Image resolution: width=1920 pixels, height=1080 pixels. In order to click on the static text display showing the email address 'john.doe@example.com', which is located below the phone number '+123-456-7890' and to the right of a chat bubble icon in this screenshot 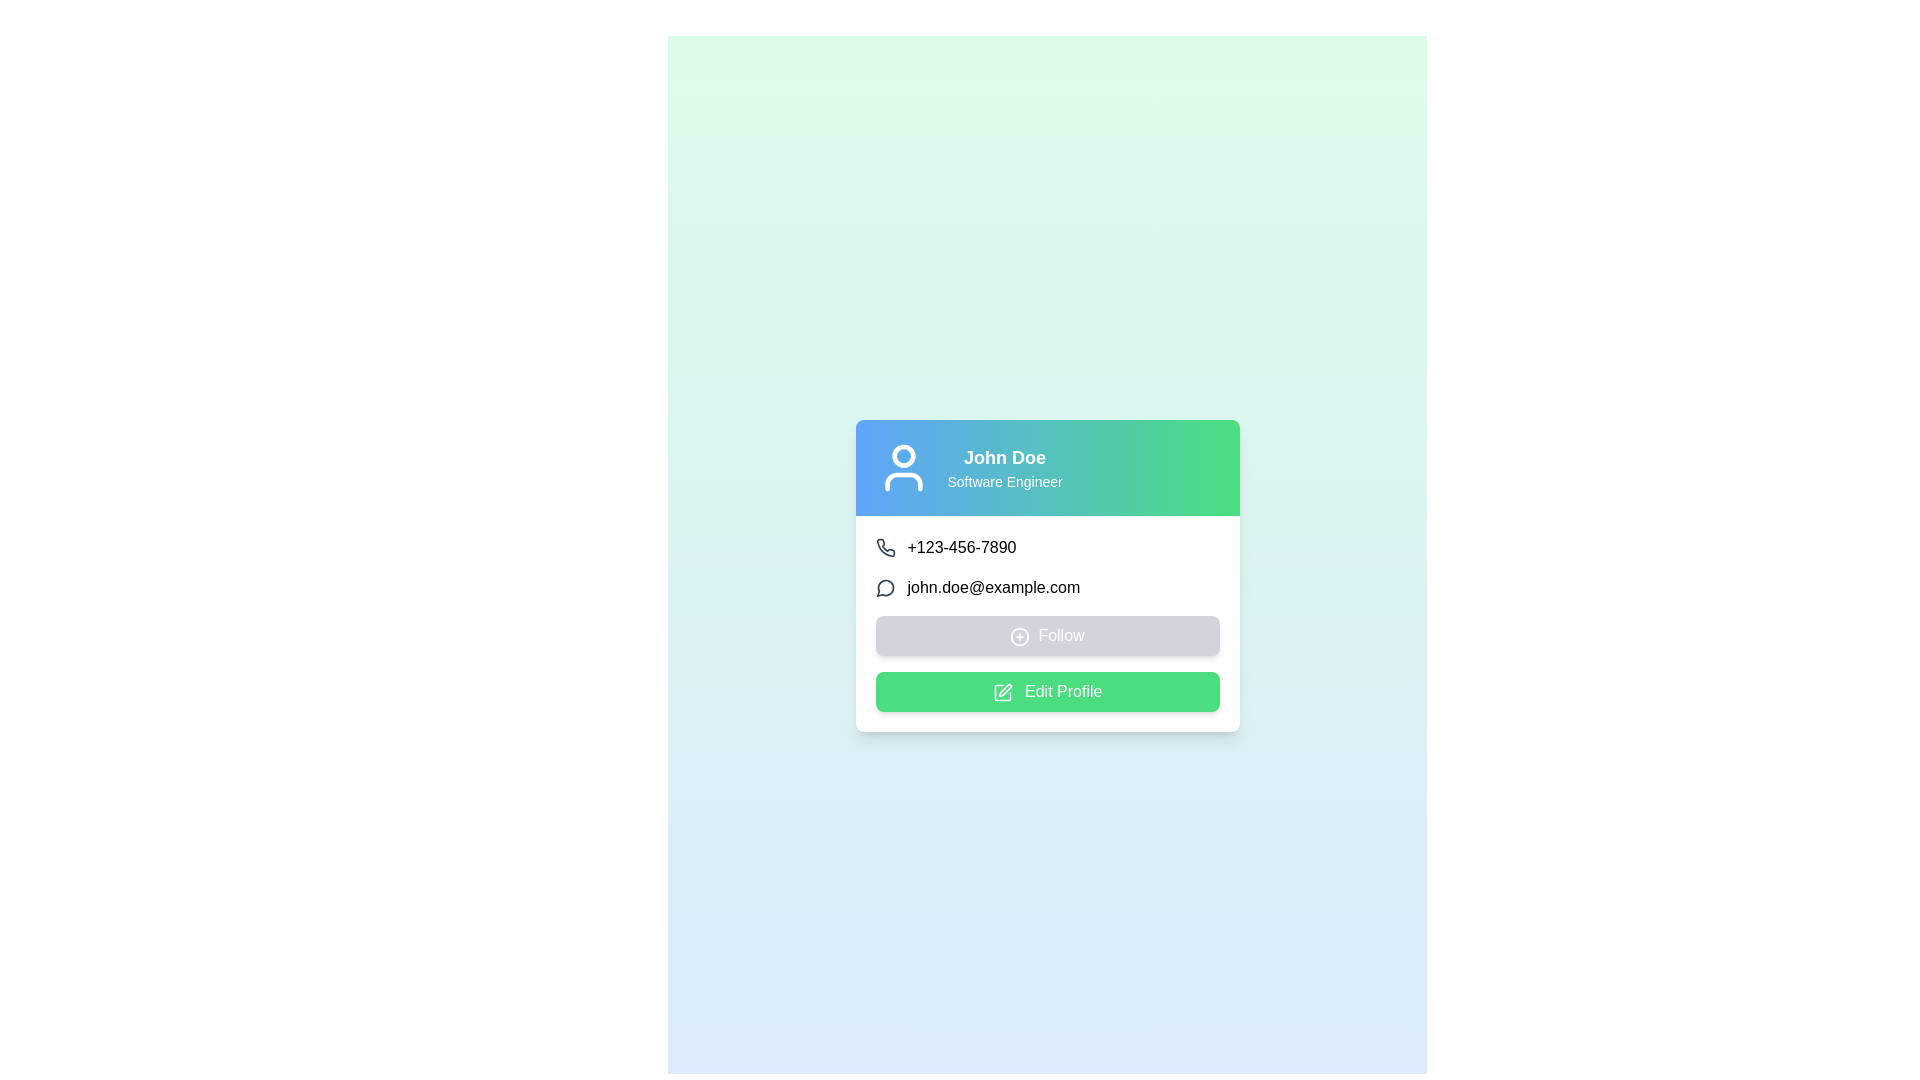, I will do `click(993, 586)`.